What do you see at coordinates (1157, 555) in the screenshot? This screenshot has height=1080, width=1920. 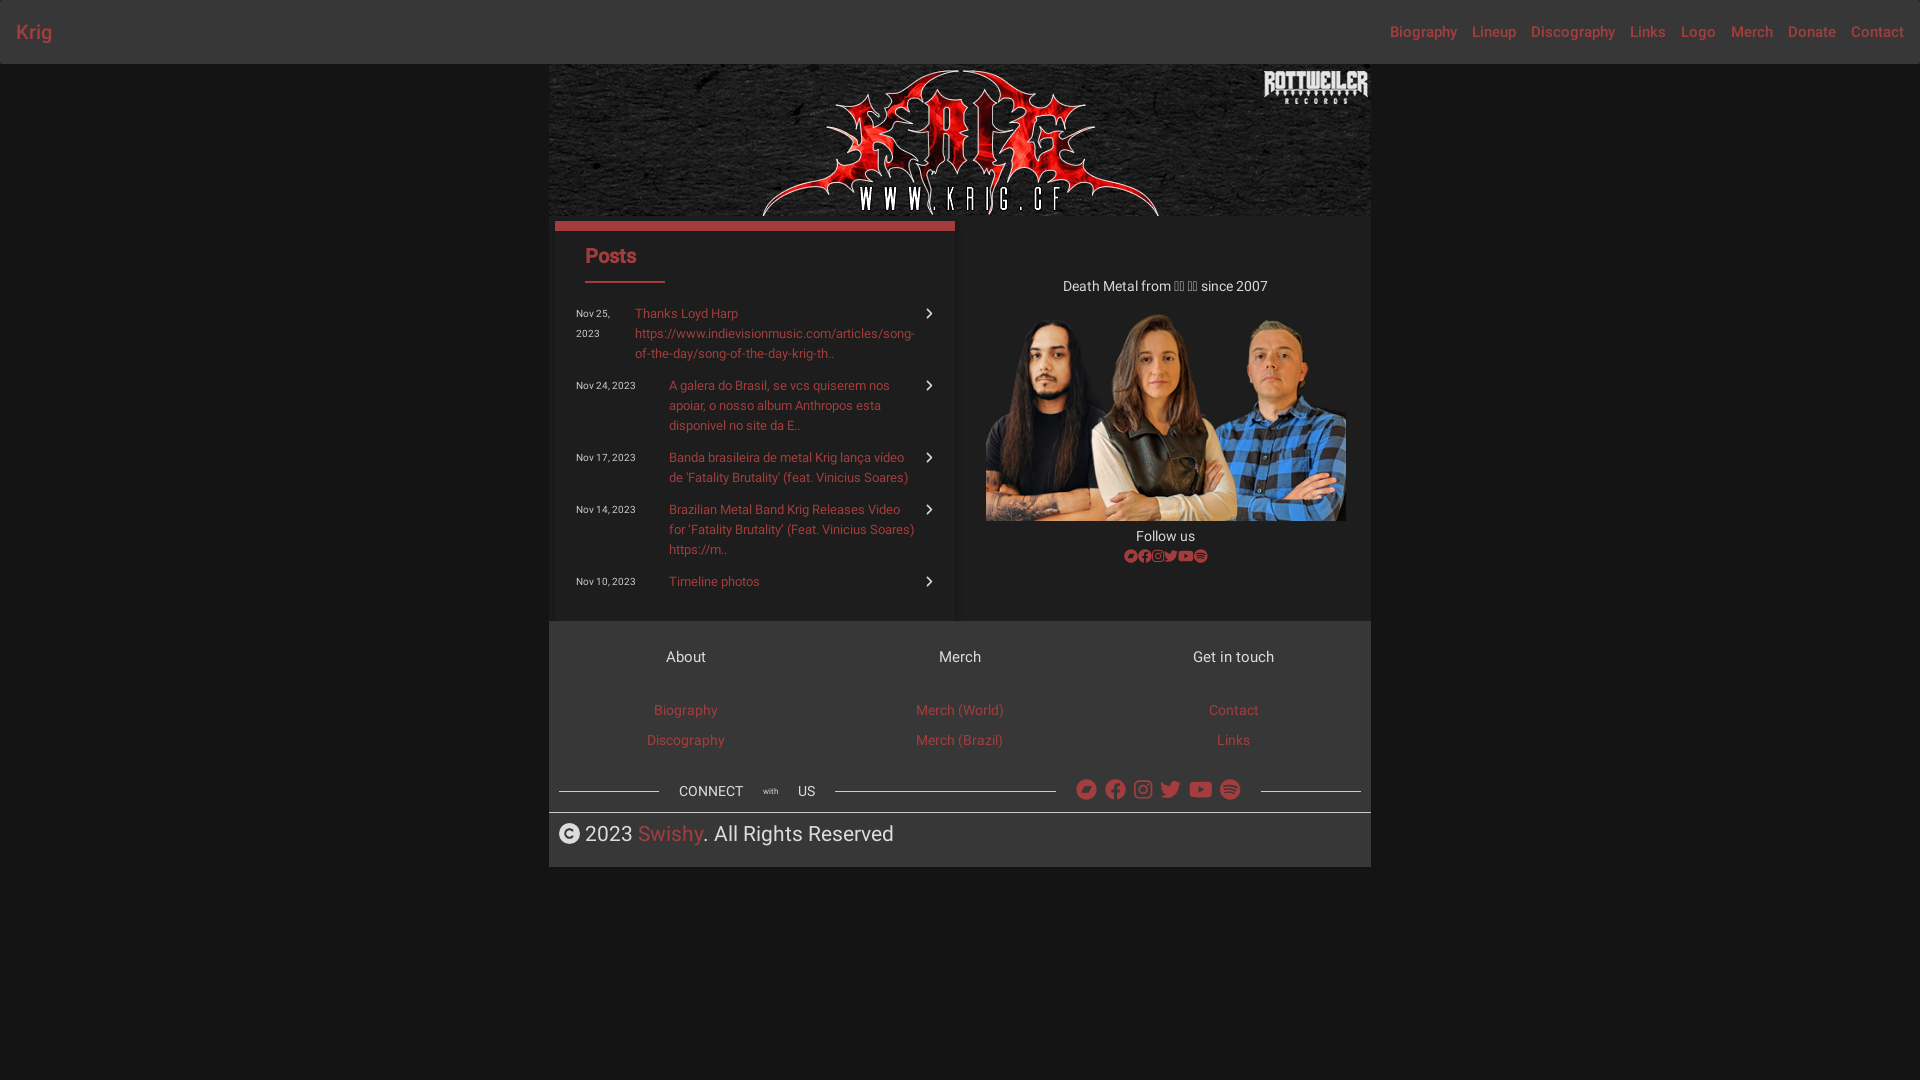 I see `'Instagram'` at bounding box center [1157, 555].